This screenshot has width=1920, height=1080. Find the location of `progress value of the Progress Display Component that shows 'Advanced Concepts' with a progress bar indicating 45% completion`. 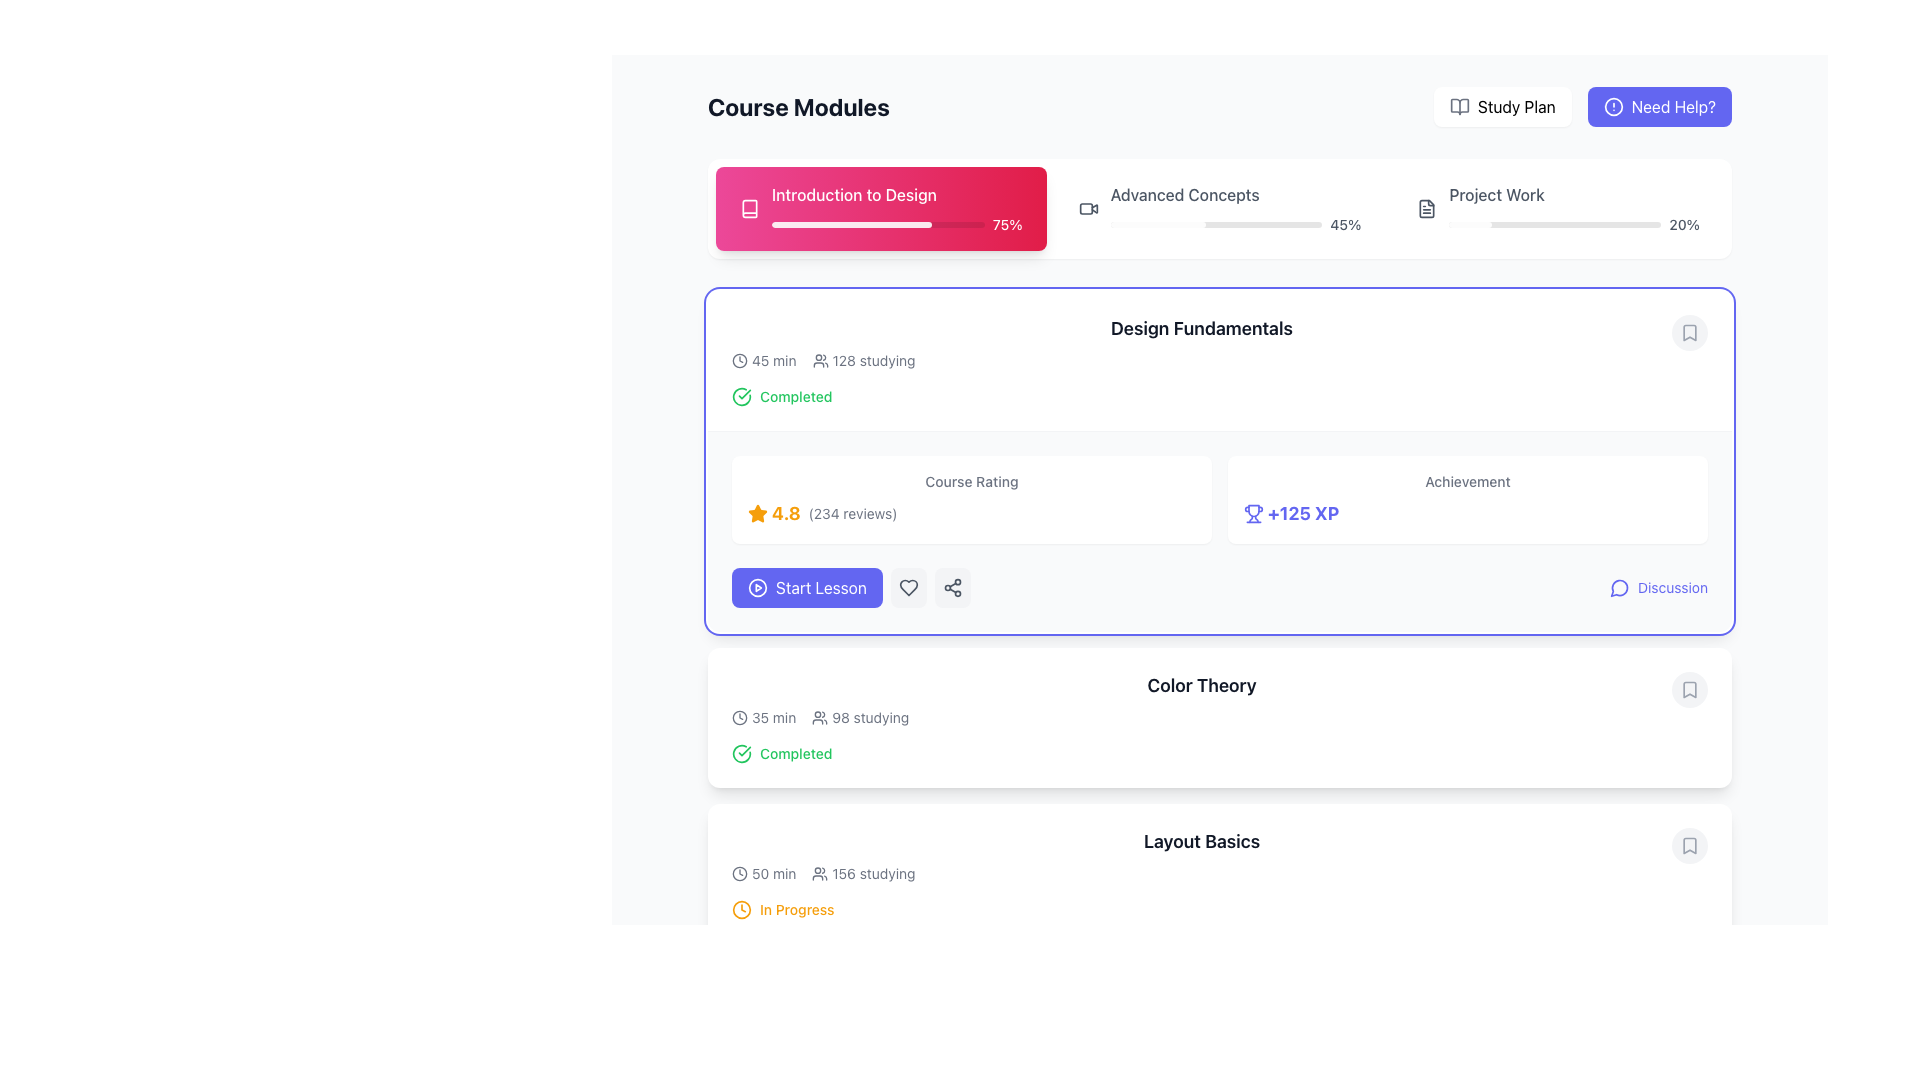

progress value of the Progress Display Component that shows 'Advanced Concepts' with a progress bar indicating 45% completion is located at coordinates (1235, 208).